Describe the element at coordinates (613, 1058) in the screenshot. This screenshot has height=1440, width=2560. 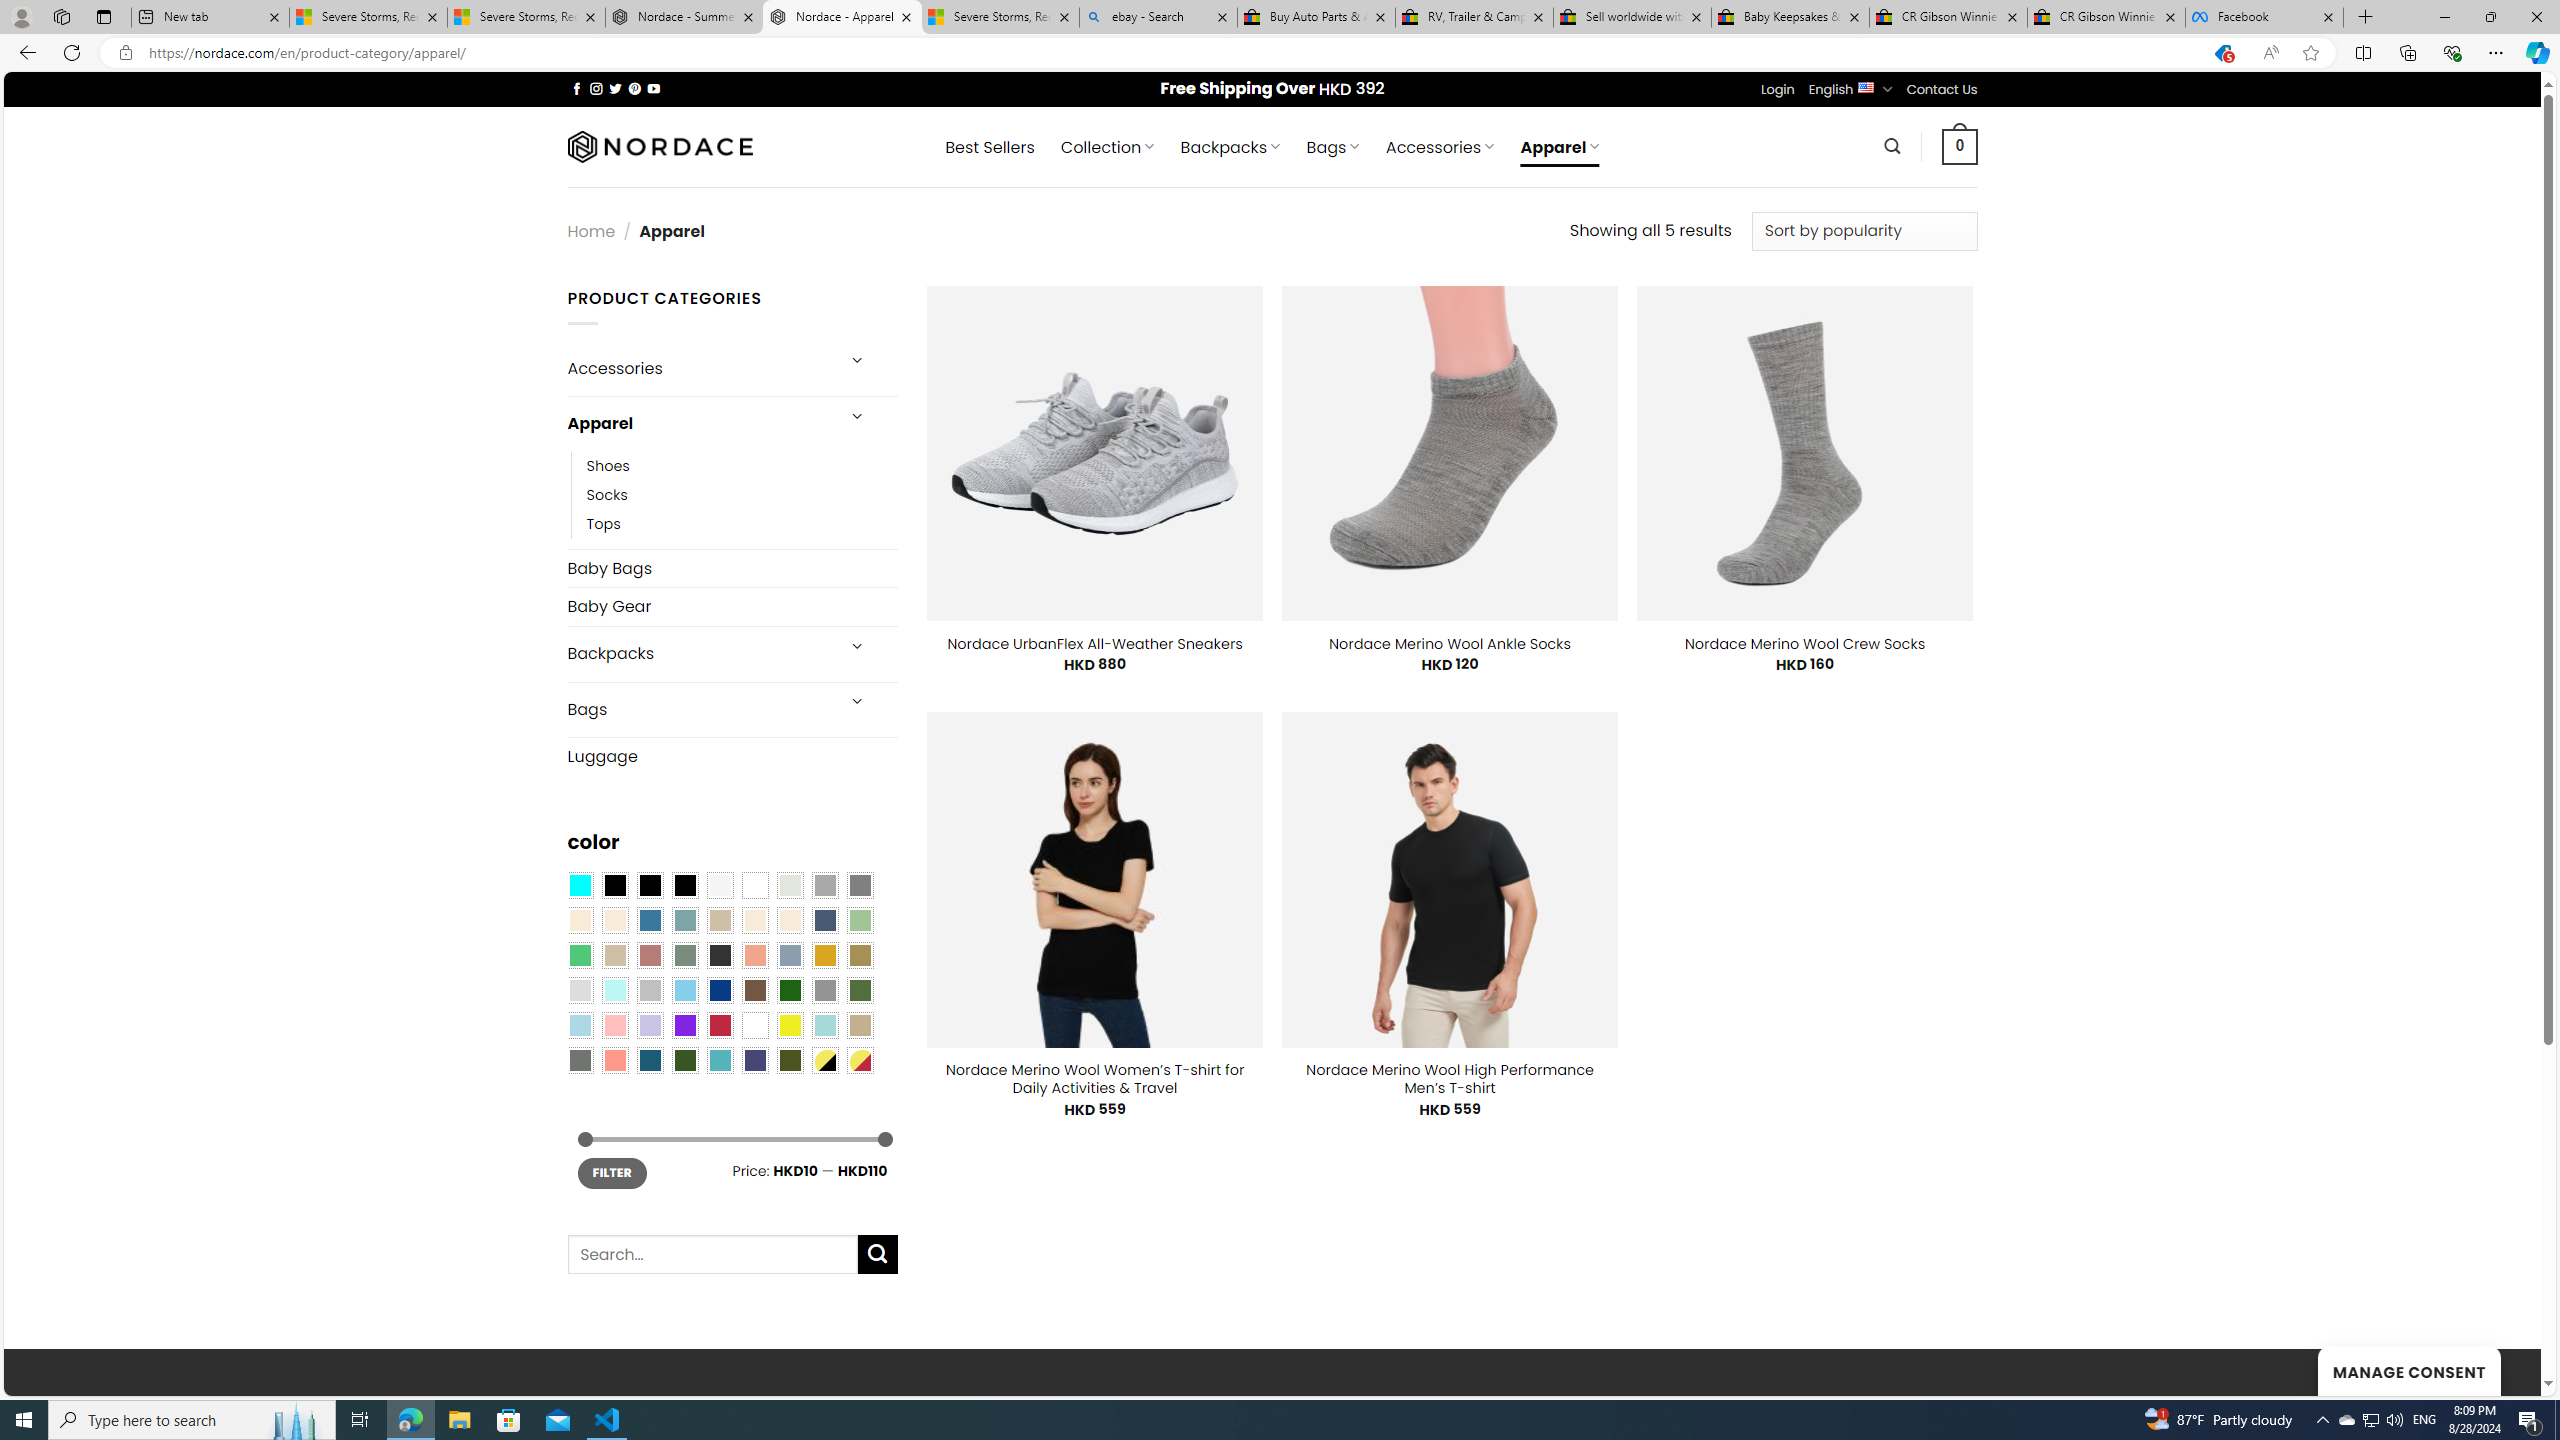
I see `'Peach Pink'` at that location.